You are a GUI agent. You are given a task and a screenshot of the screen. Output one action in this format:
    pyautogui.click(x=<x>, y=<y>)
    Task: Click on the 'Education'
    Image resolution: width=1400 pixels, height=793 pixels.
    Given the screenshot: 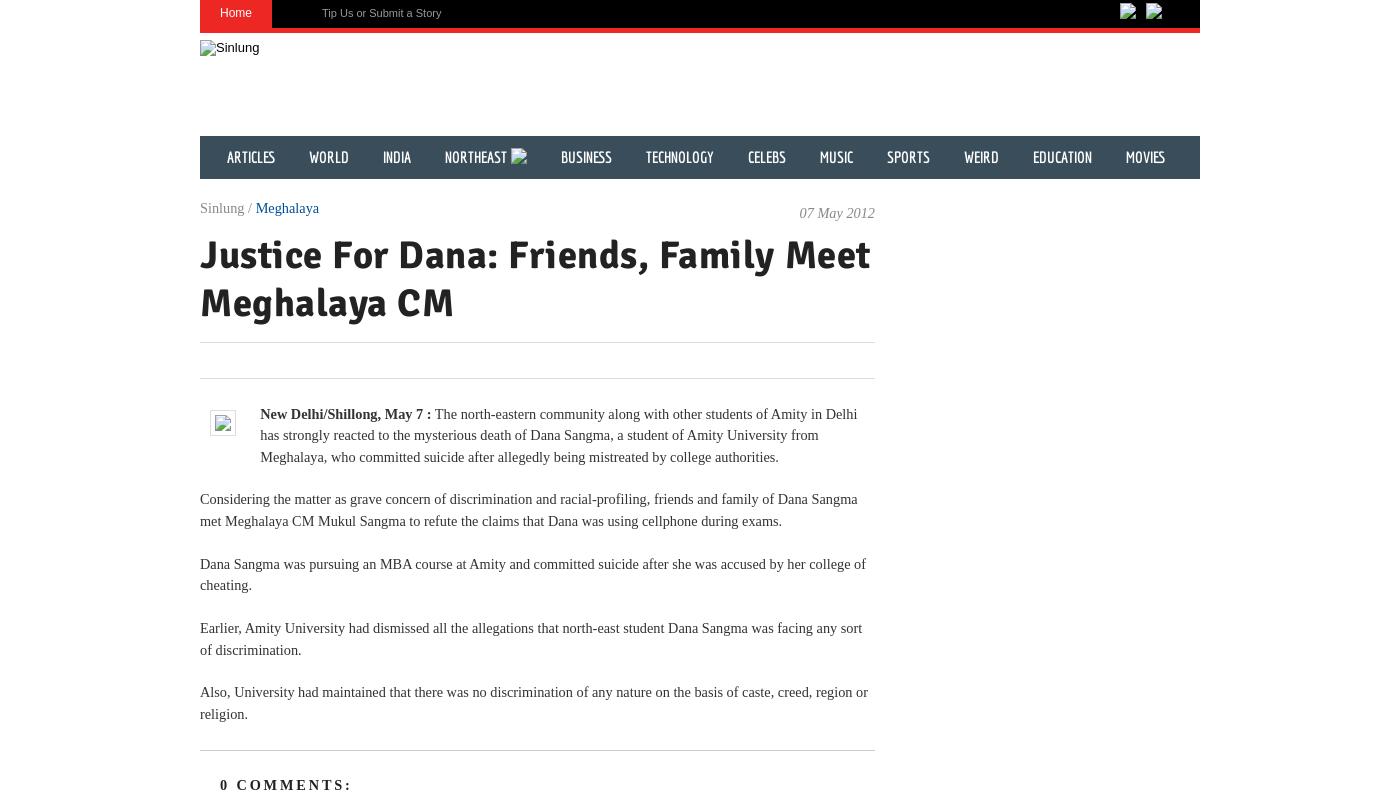 What is the action you would take?
    pyautogui.click(x=1062, y=157)
    